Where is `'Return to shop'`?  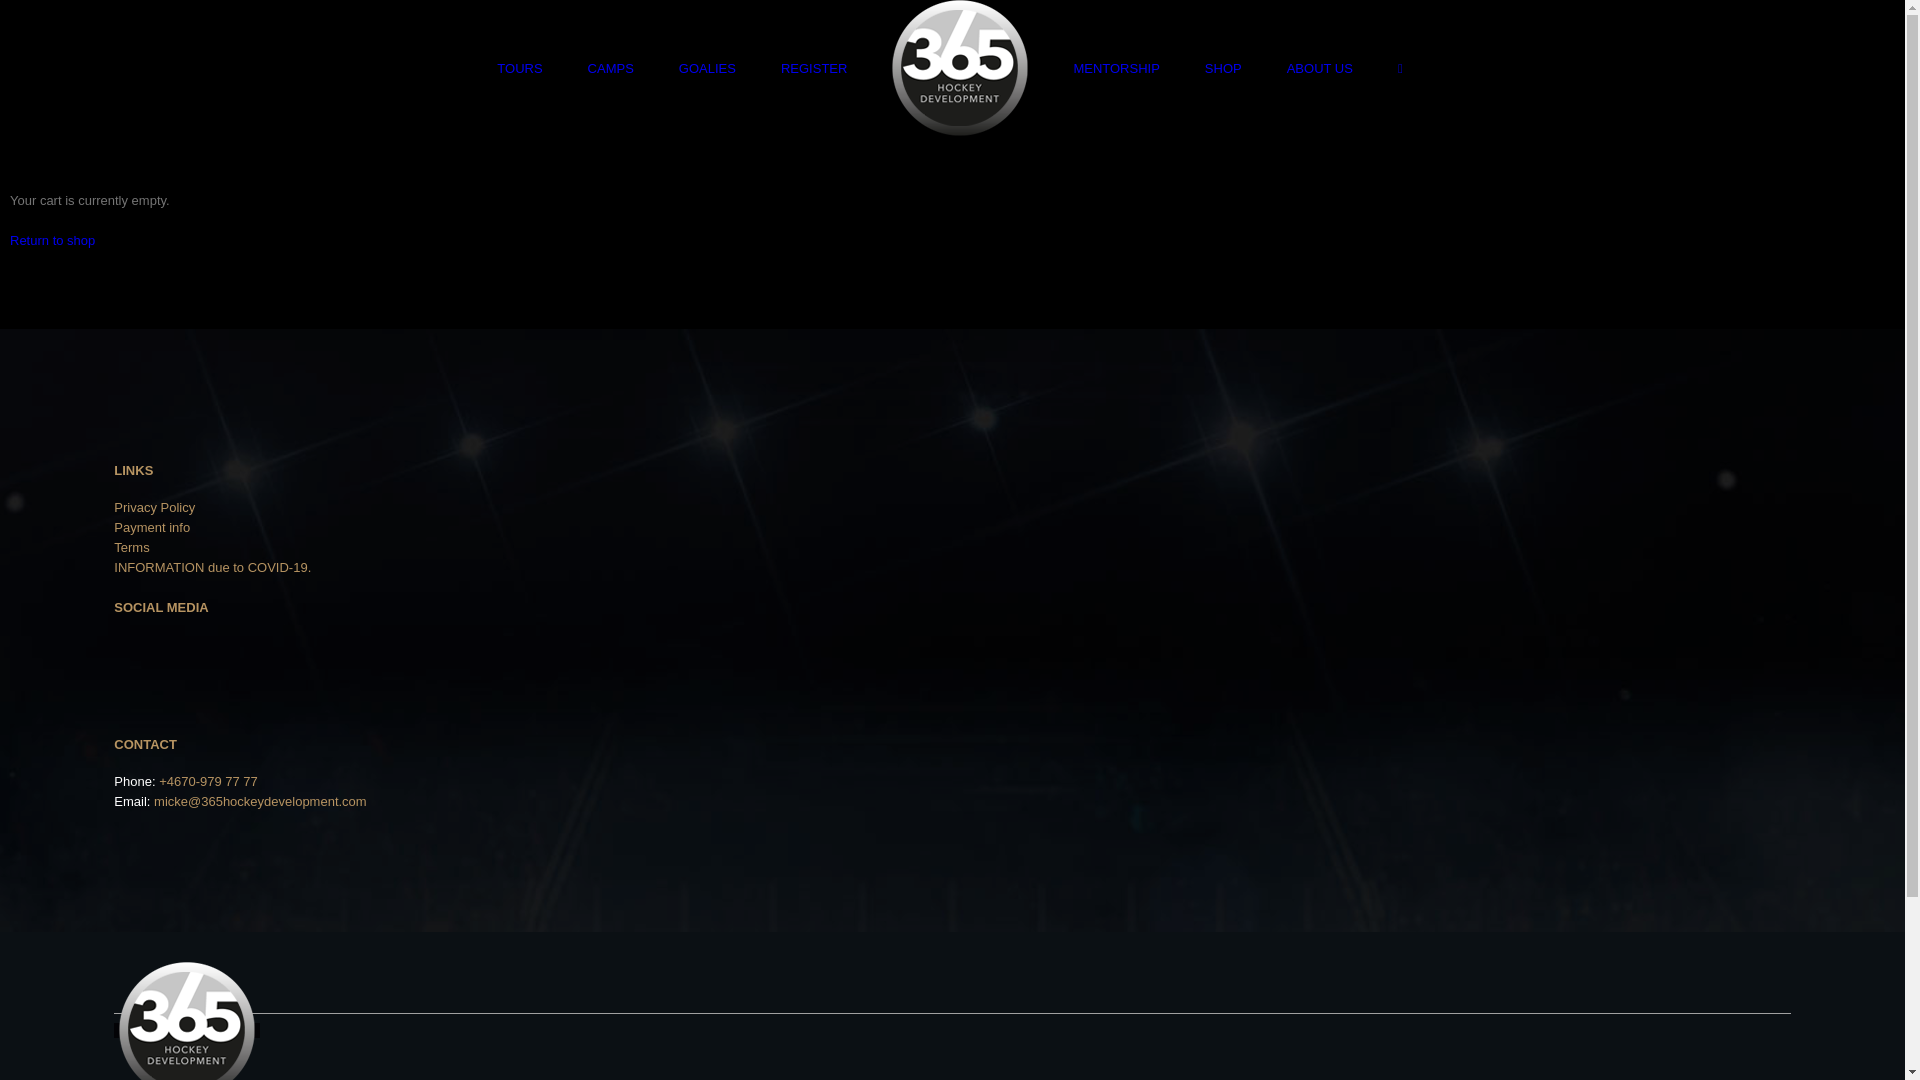 'Return to shop' is located at coordinates (52, 239).